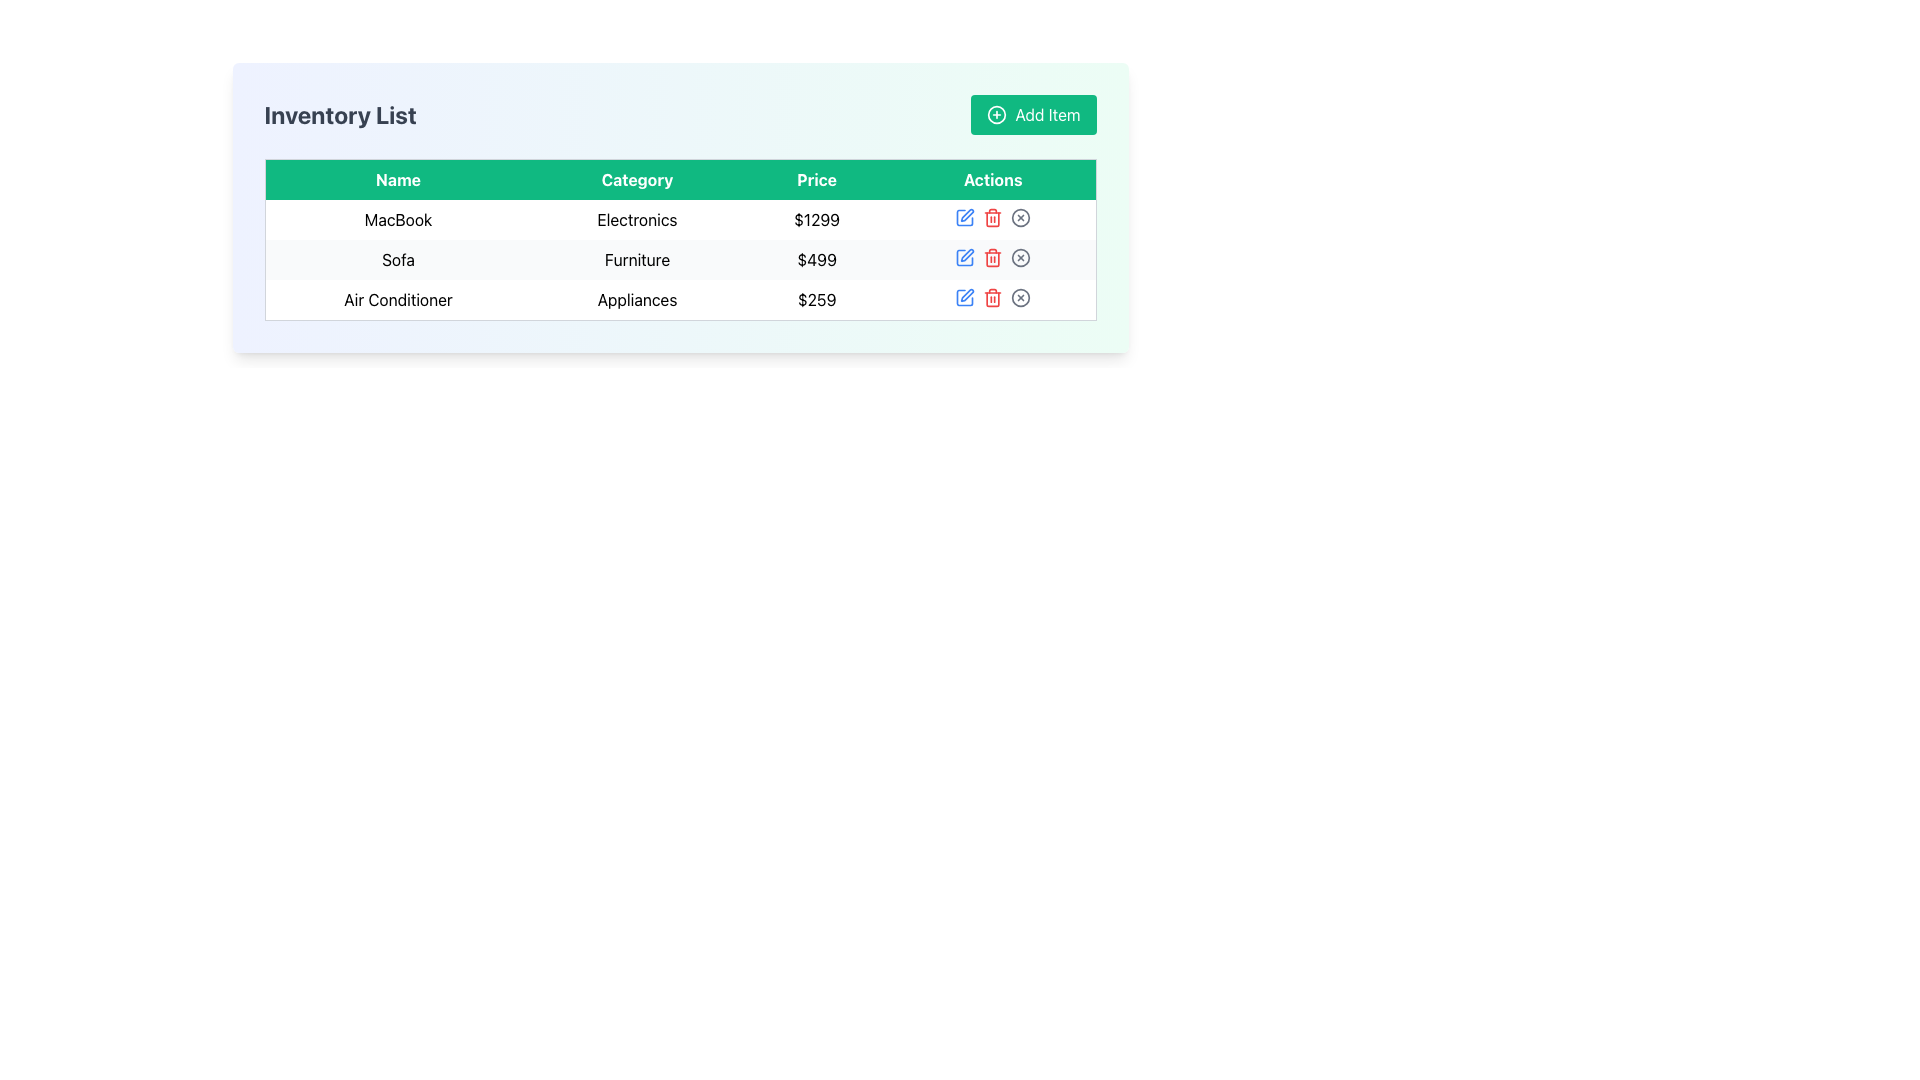  Describe the element at coordinates (340, 115) in the screenshot. I see `the bold, large, dark-gray text label displaying 'Inventory List' located at the top-left portion of the interface` at that location.